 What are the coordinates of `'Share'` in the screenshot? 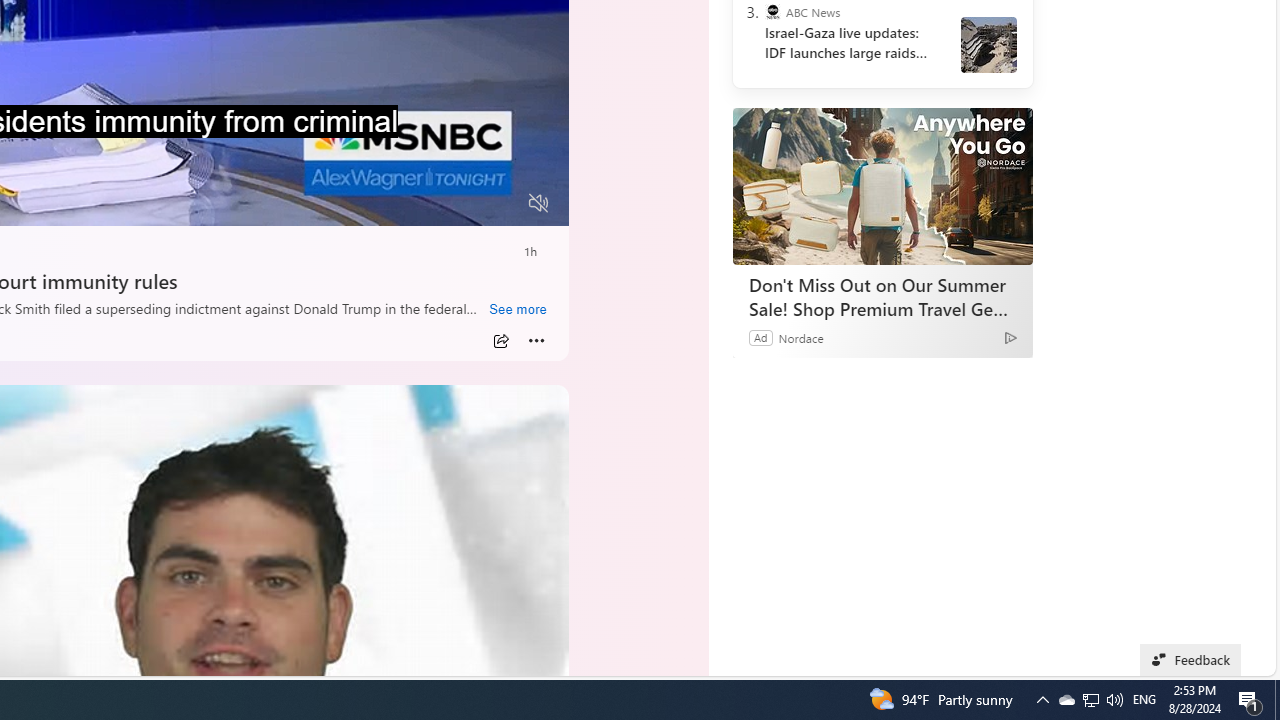 It's located at (501, 340).